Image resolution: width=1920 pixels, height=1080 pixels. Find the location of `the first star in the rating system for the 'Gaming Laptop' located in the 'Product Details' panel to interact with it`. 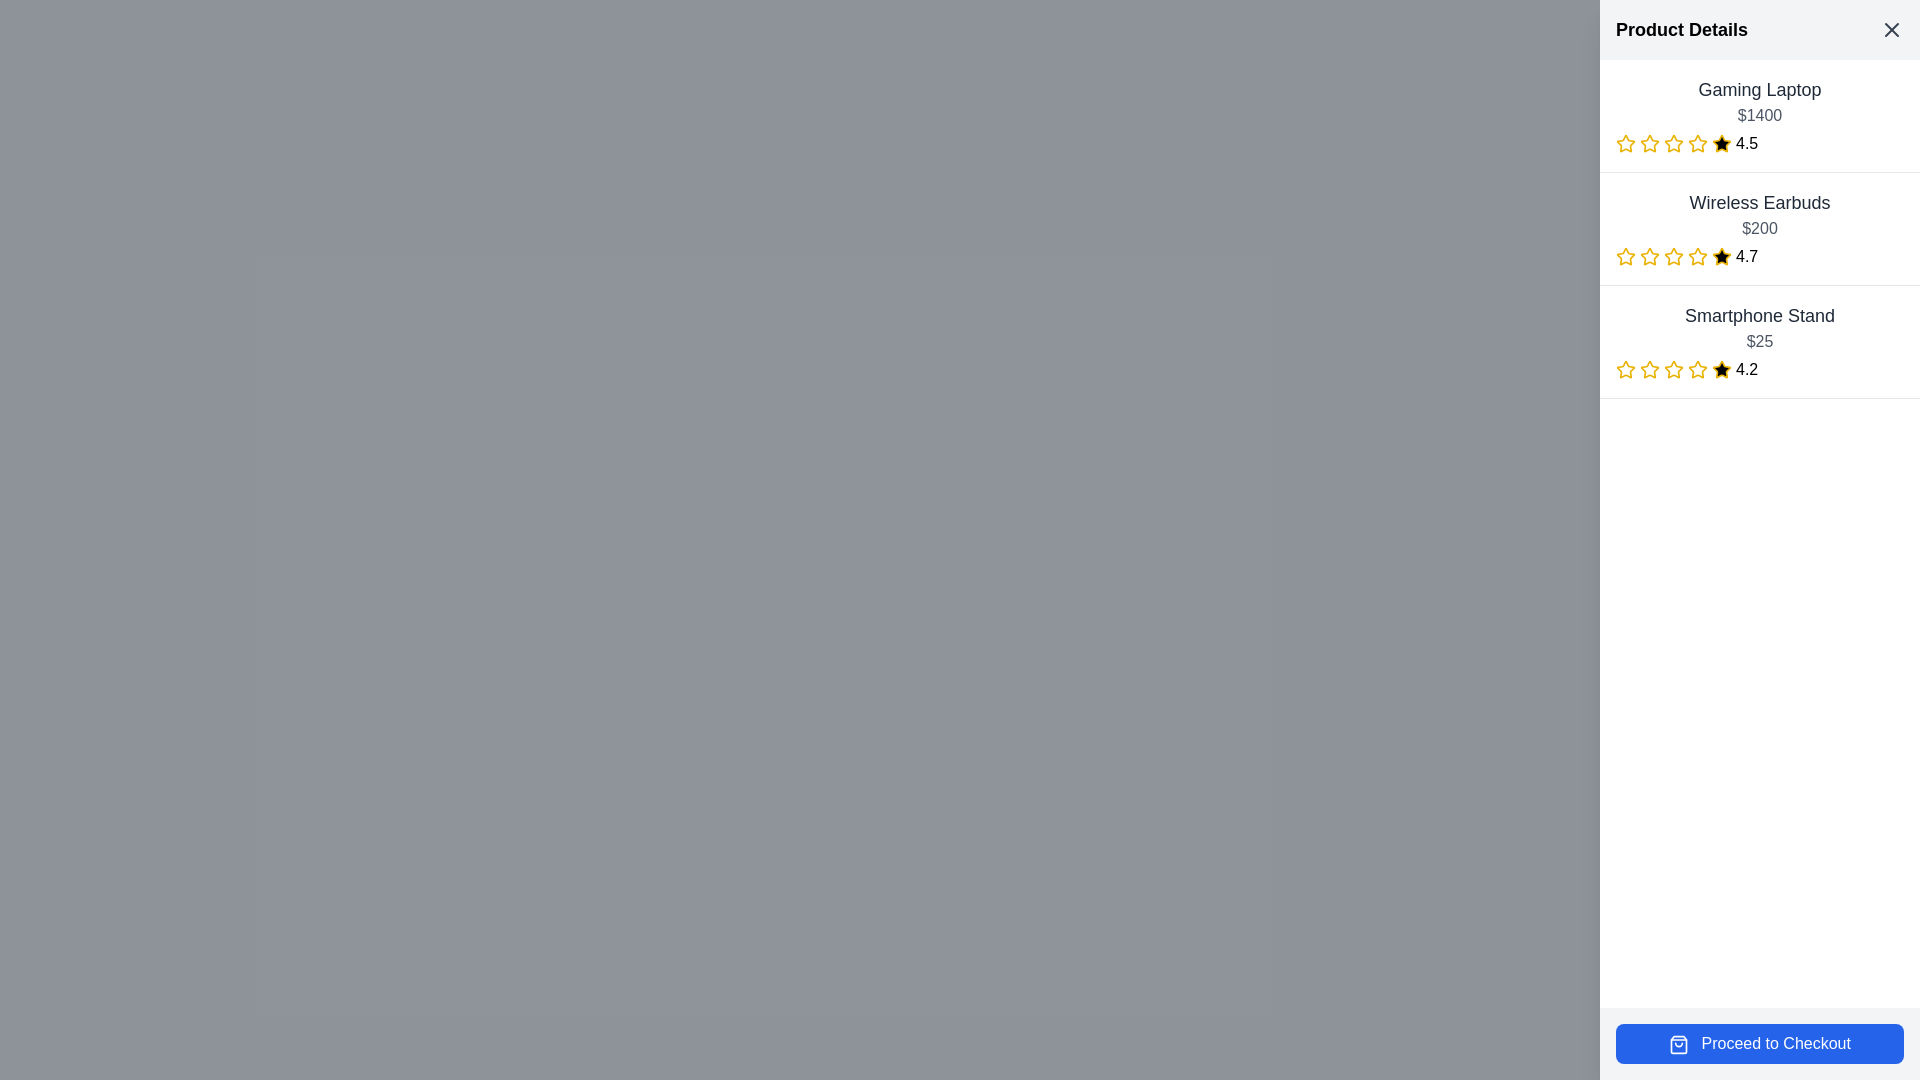

the first star in the rating system for the 'Gaming Laptop' located in the 'Product Details' panel to interact with it is located at coordinates (1625, 141).